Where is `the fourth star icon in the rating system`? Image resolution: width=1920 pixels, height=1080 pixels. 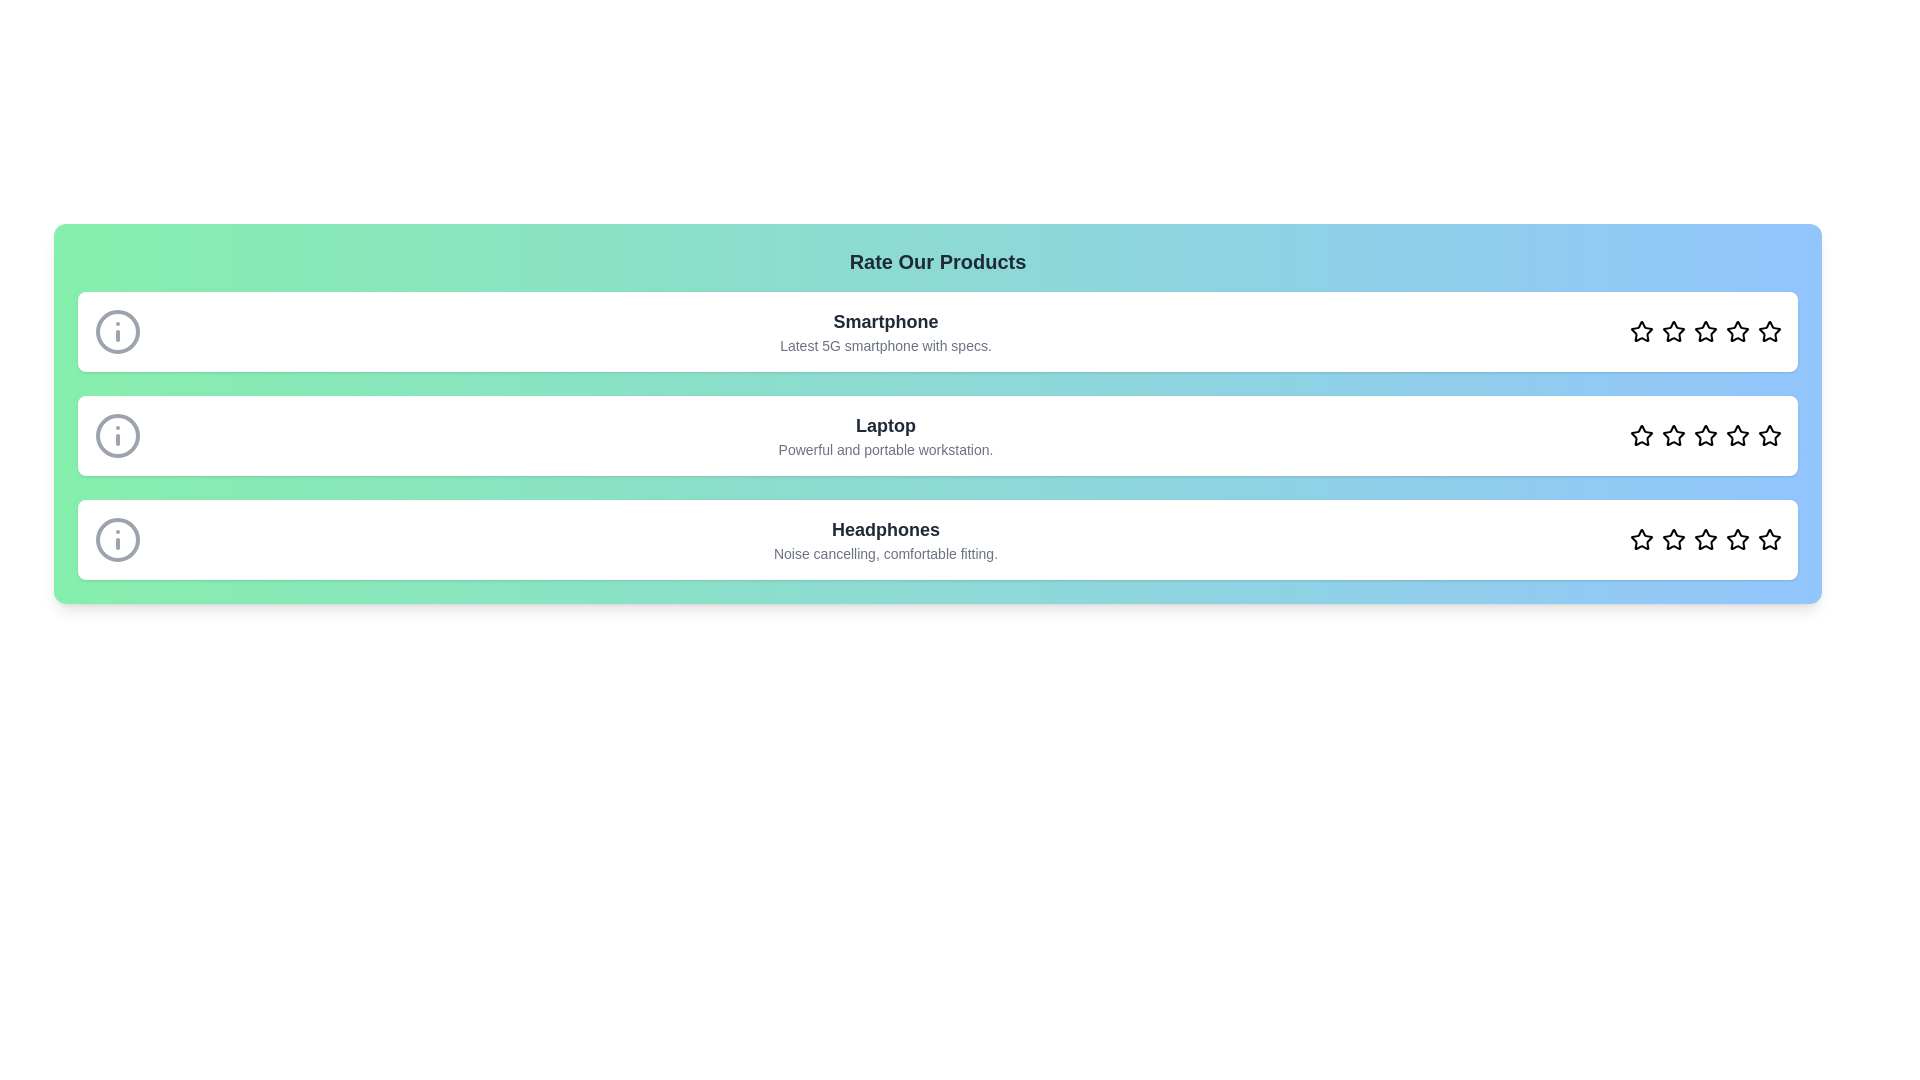 the fourth star icon in the rating system is located at coordinates (1704, 330).